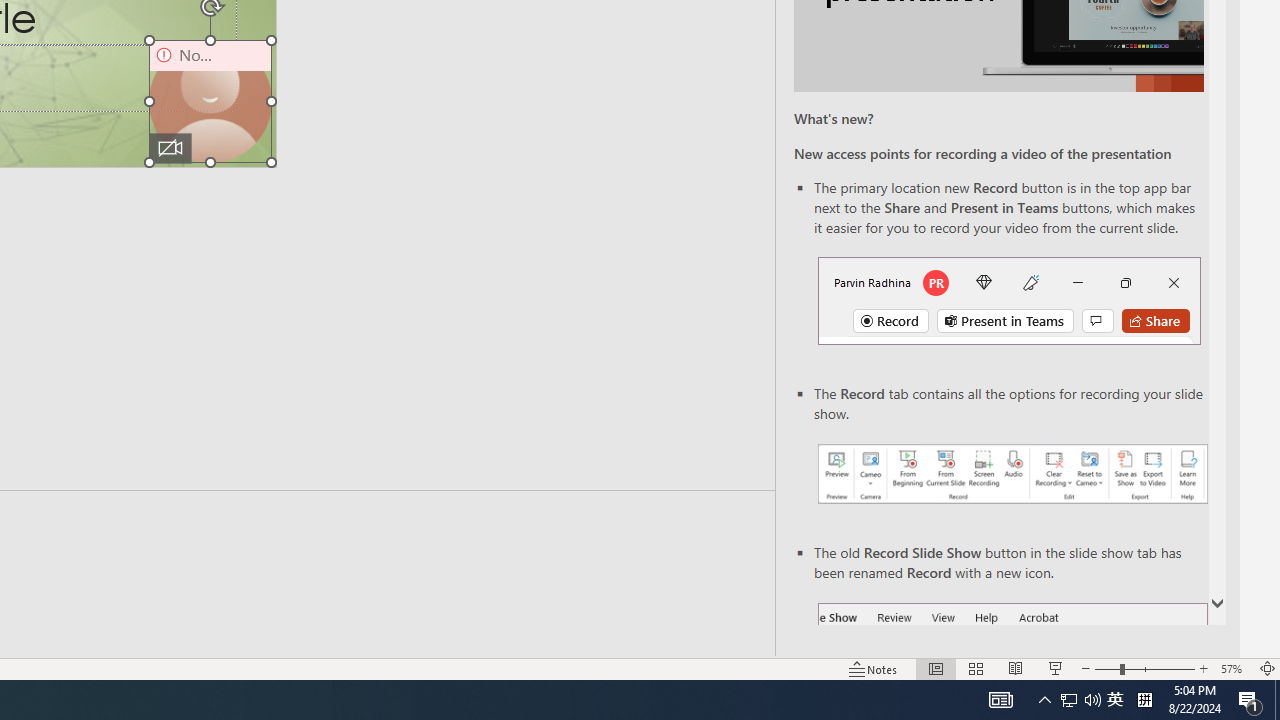 The image size is (1280, 720). I want to click on 'Record your presentations screenshot one', so click(1013, 474).